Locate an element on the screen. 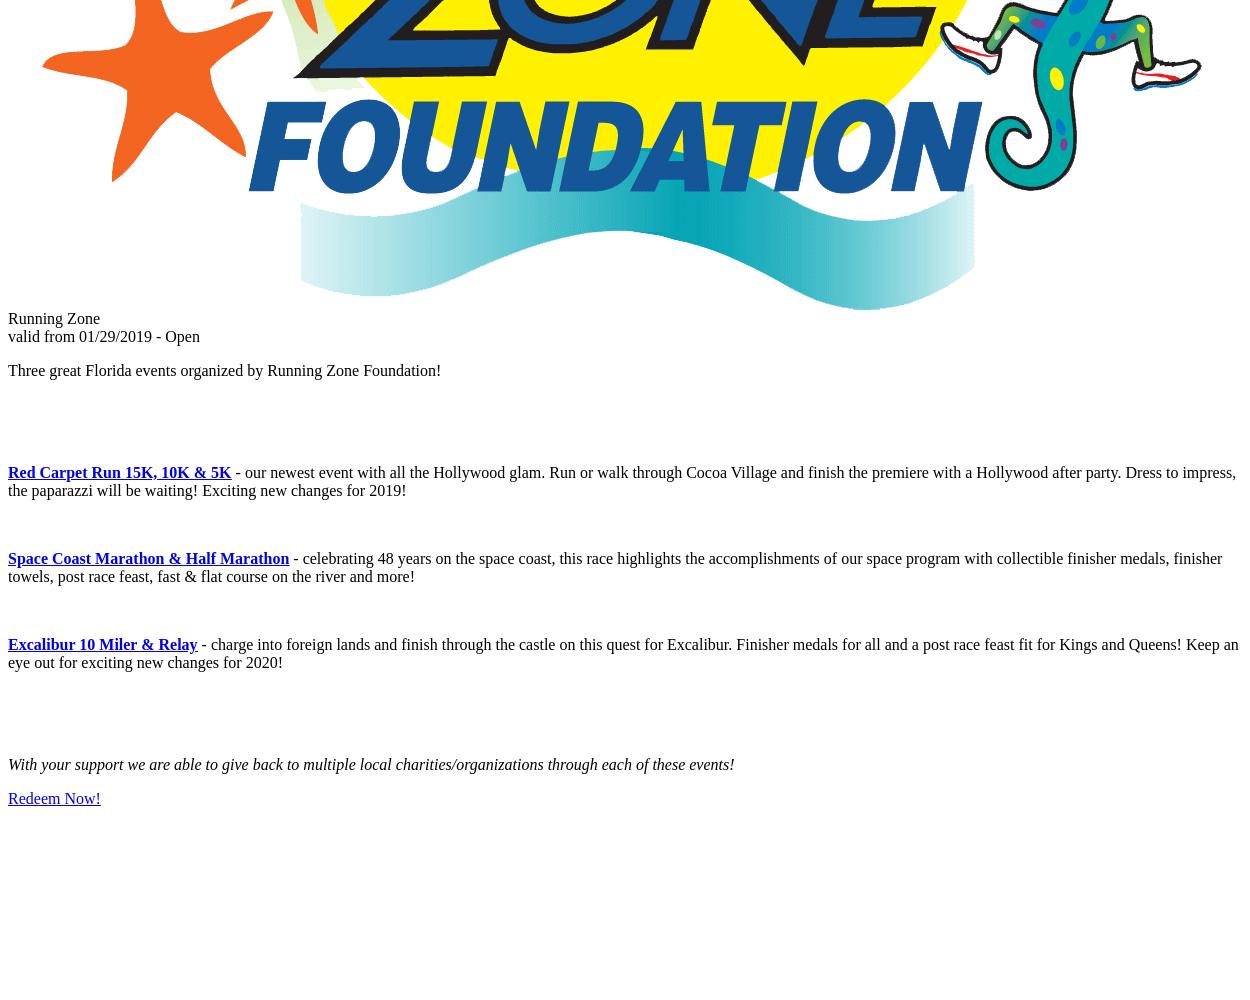 The image size is (1250, 1000). '- charge into foreign lands and finish through the castle on this quest for Excalibur. Finisher medals for all and a post race feast fit for Kings and Queens! Keep an eye out for exciting new changes for 2020!' is located at coordinates (622, 653).